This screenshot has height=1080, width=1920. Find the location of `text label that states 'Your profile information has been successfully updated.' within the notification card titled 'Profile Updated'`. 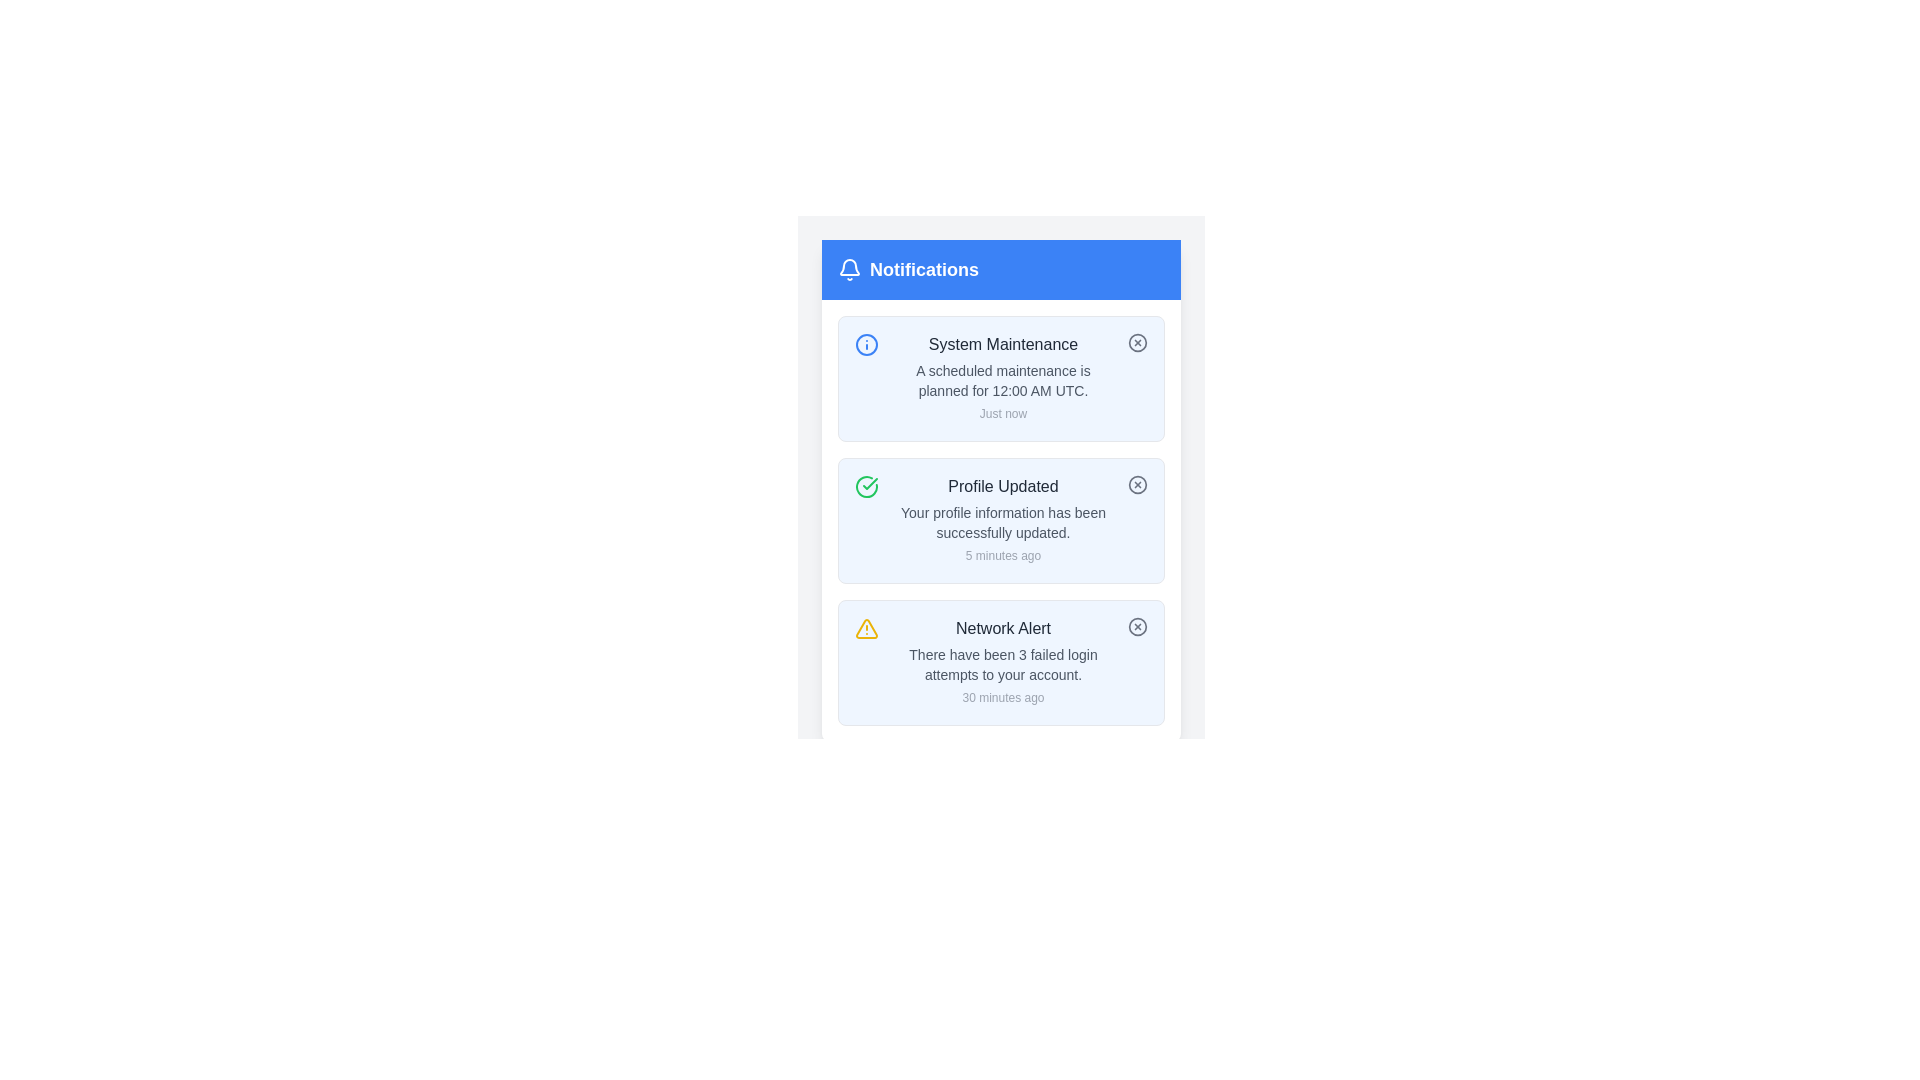

text label that states 'Your profile information has been successfully updated.' within the notification card titled 'Profile Updated' is located at coordinates (1003, 522).